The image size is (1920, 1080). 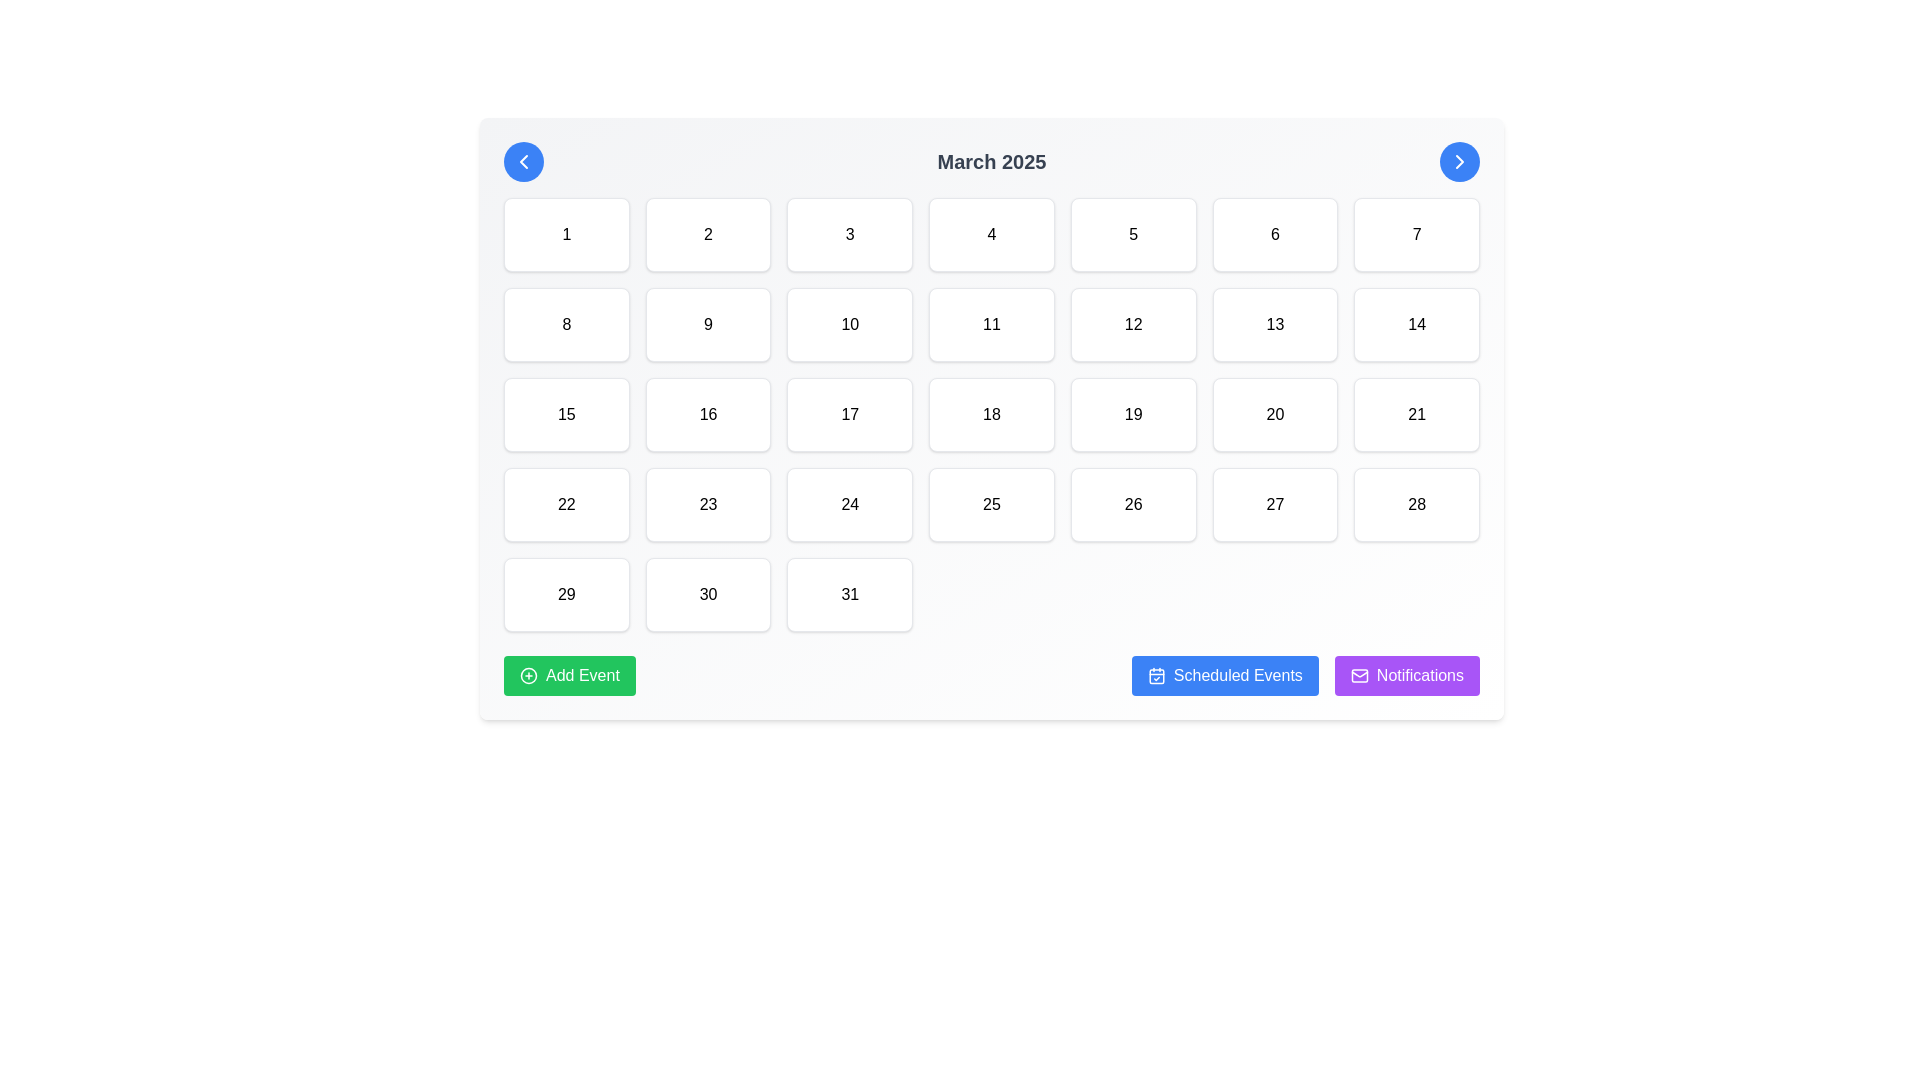 I want to click on the Date element representing the 5th day of the month in the calendar grid, so click(x=1133, y=234).